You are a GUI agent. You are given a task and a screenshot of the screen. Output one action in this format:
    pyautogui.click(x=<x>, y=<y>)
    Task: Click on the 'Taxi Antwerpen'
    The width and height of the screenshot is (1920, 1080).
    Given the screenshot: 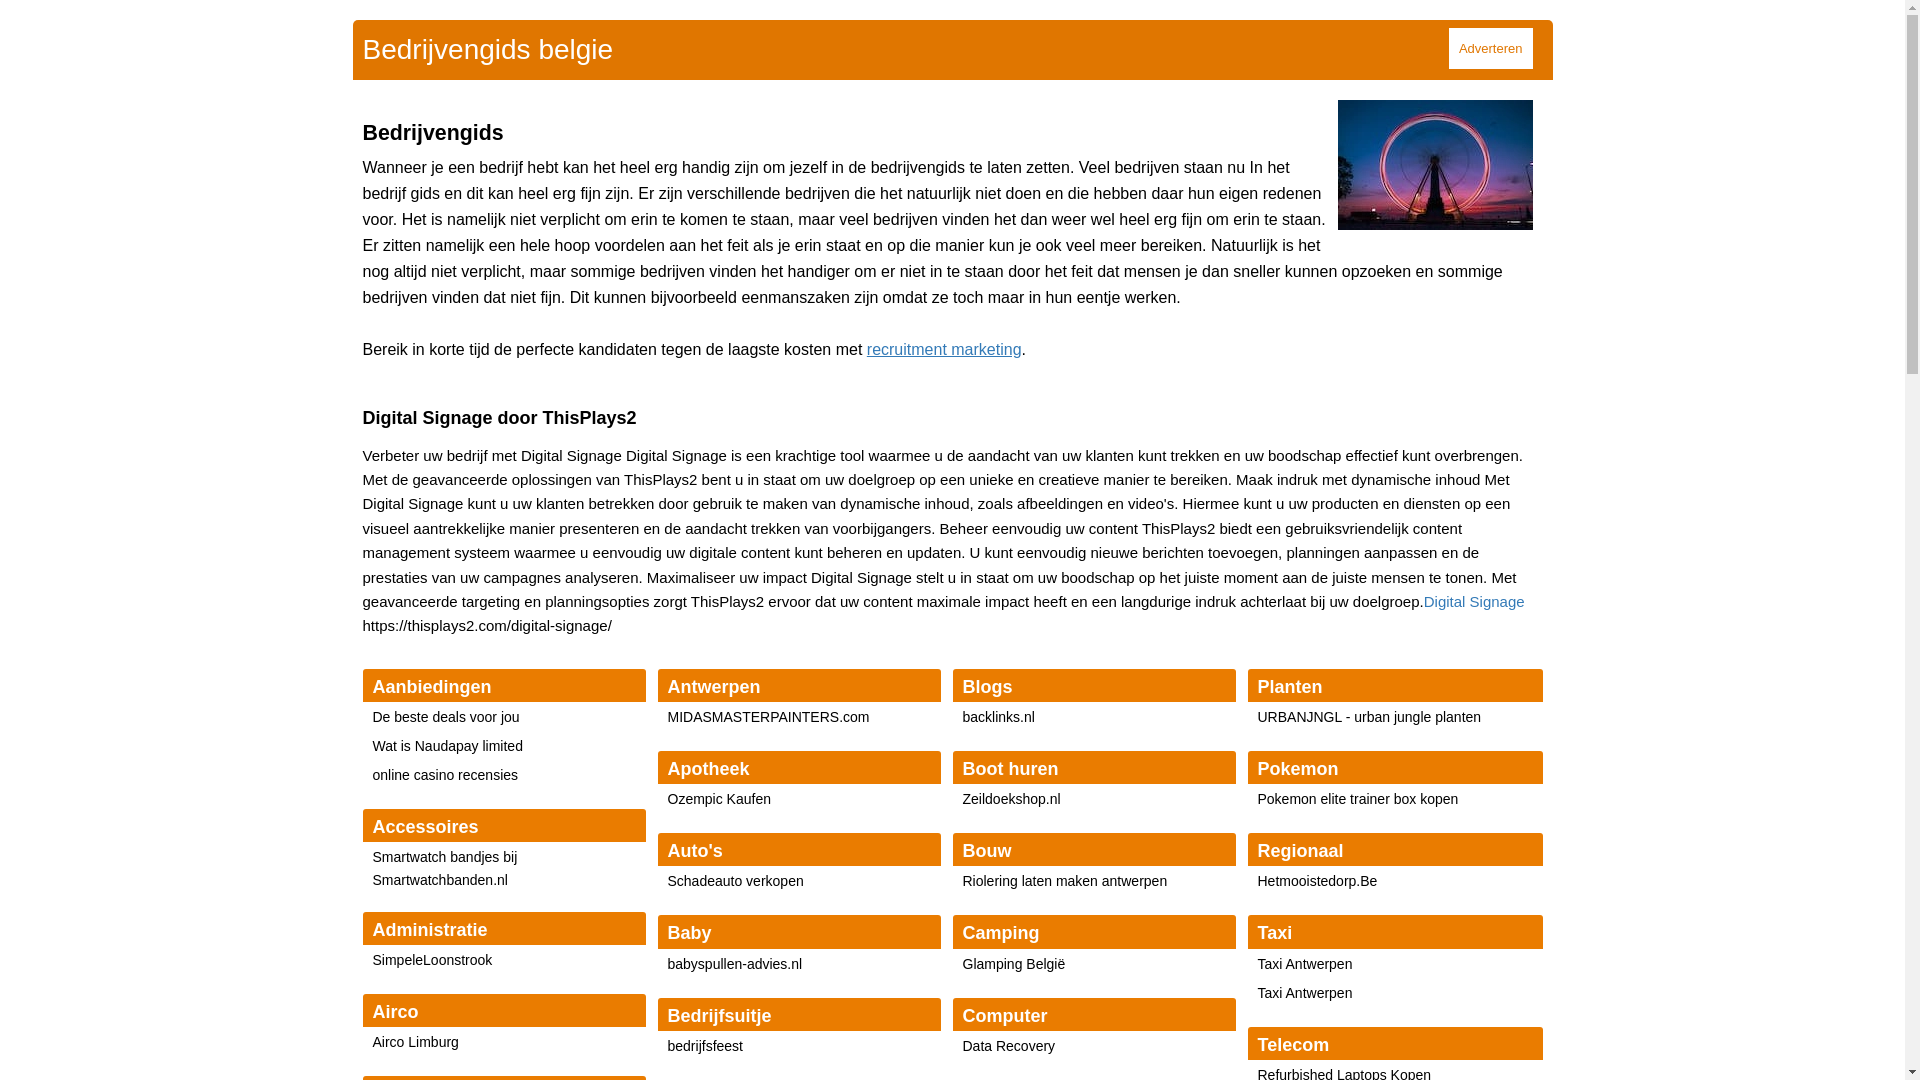 What is the action you would take?
    pyautogui.click(x=1305, y=963)
    